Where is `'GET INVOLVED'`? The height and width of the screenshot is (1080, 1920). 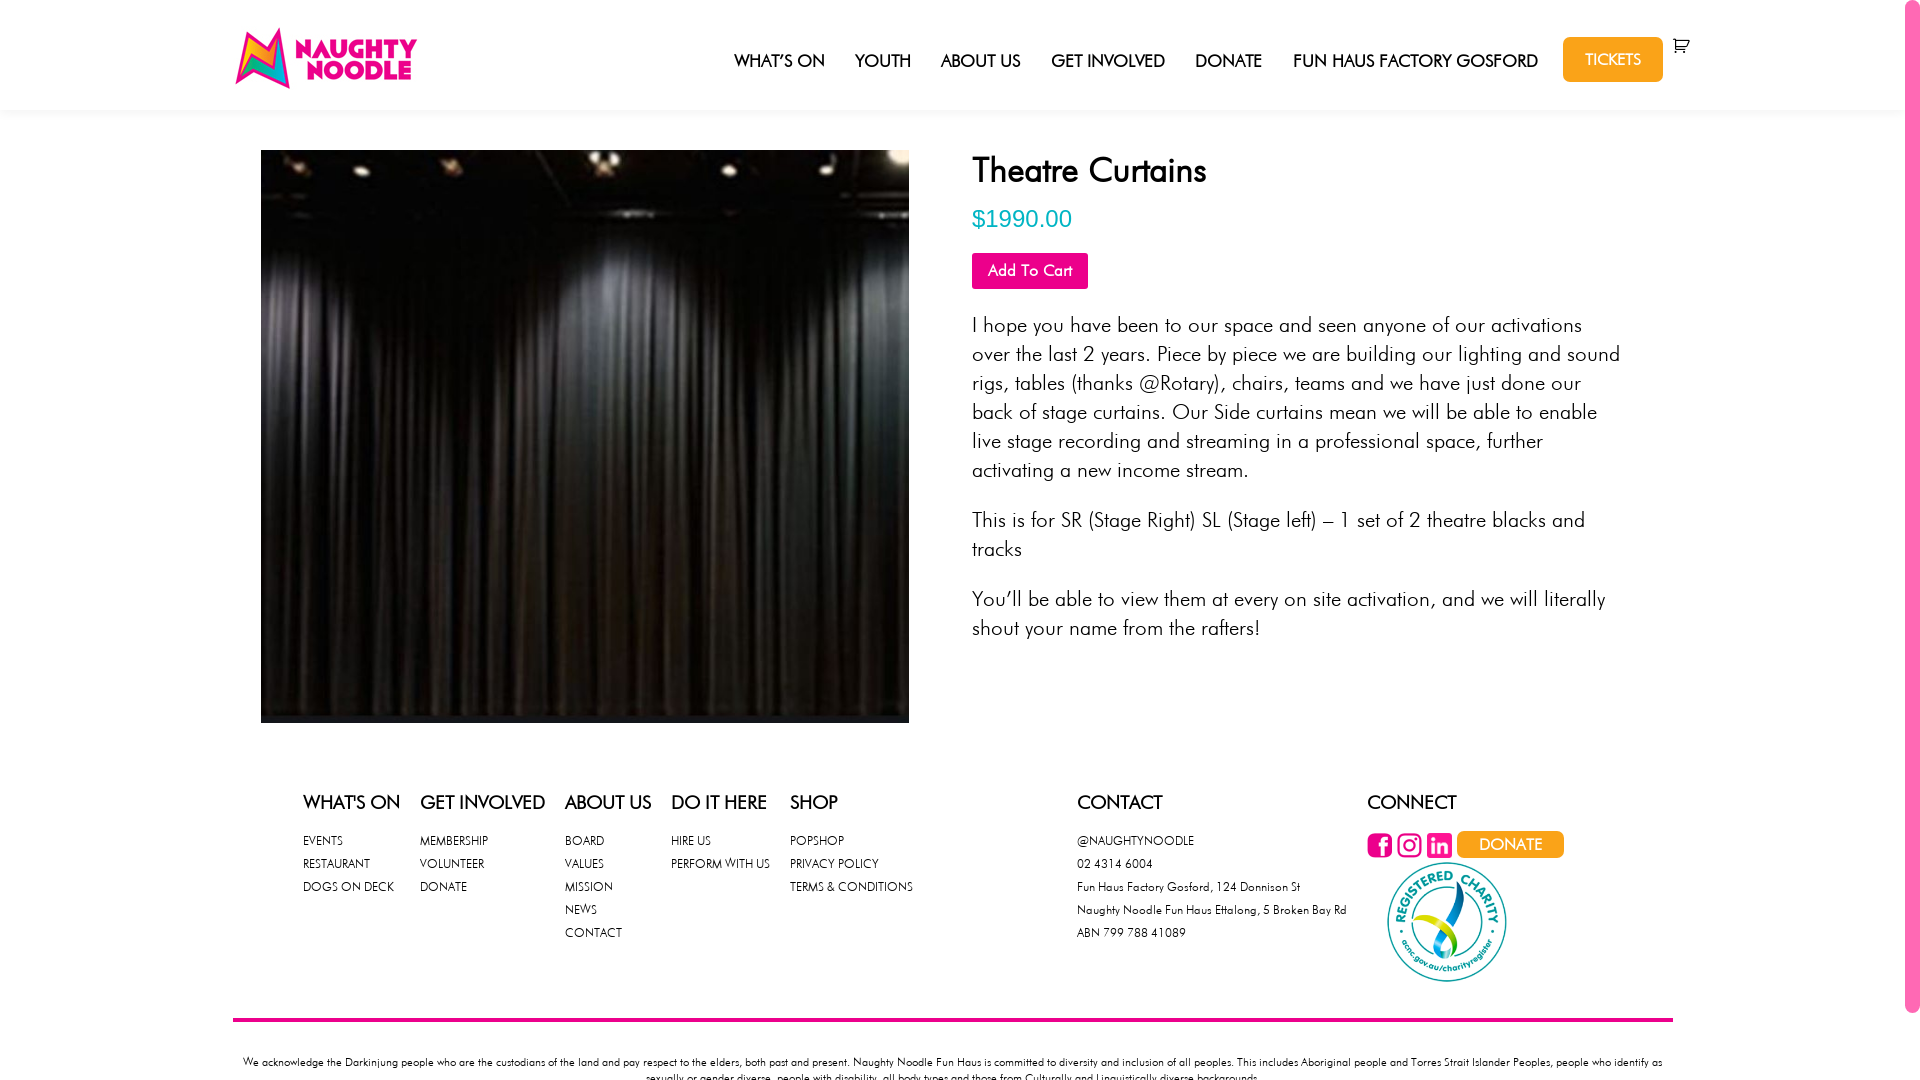 'GET INVOLVED' is located at coordinates (1107, 60).